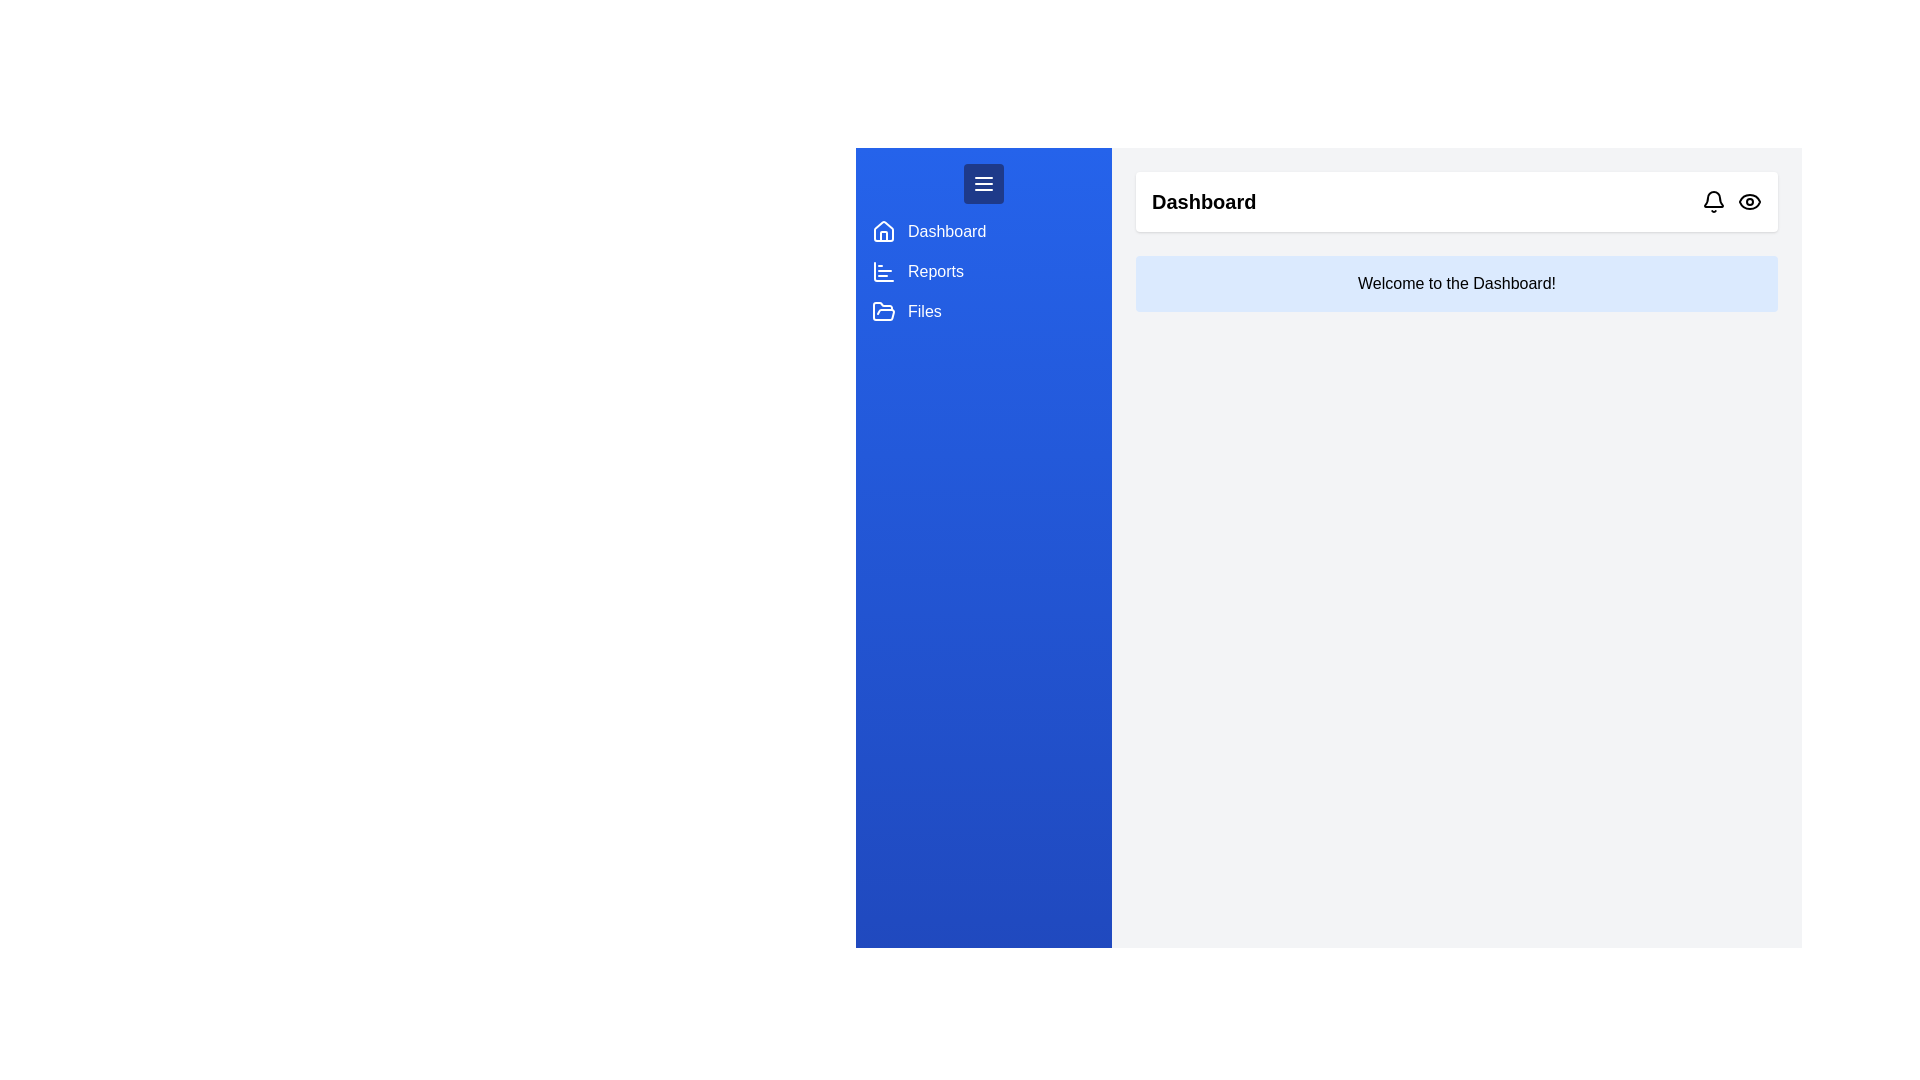 This screenshot has height=1080, width=1920. I want to click on the first Navigation link with a house icon and 'Dashboard' text, so click(983, 230).